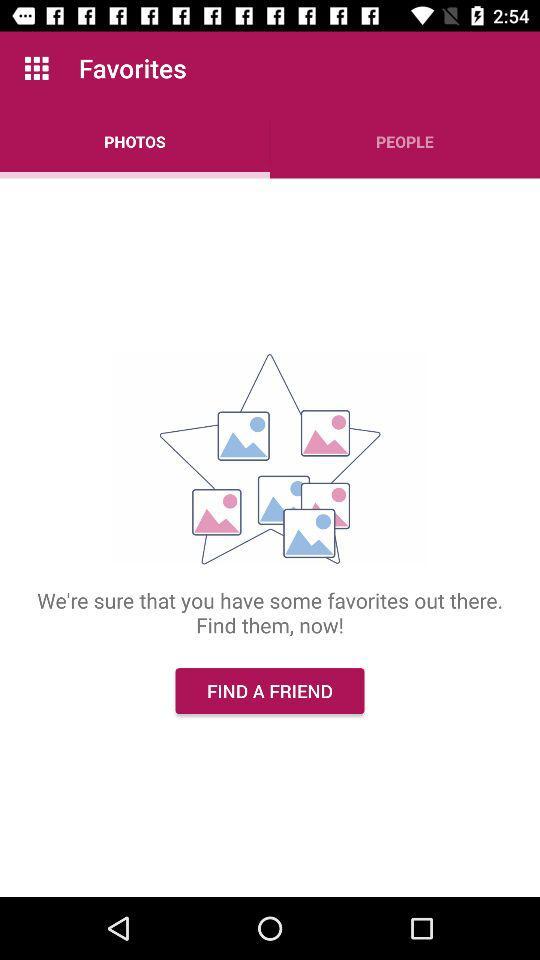  I want to click on the find a friend icon, so click(270, 691).